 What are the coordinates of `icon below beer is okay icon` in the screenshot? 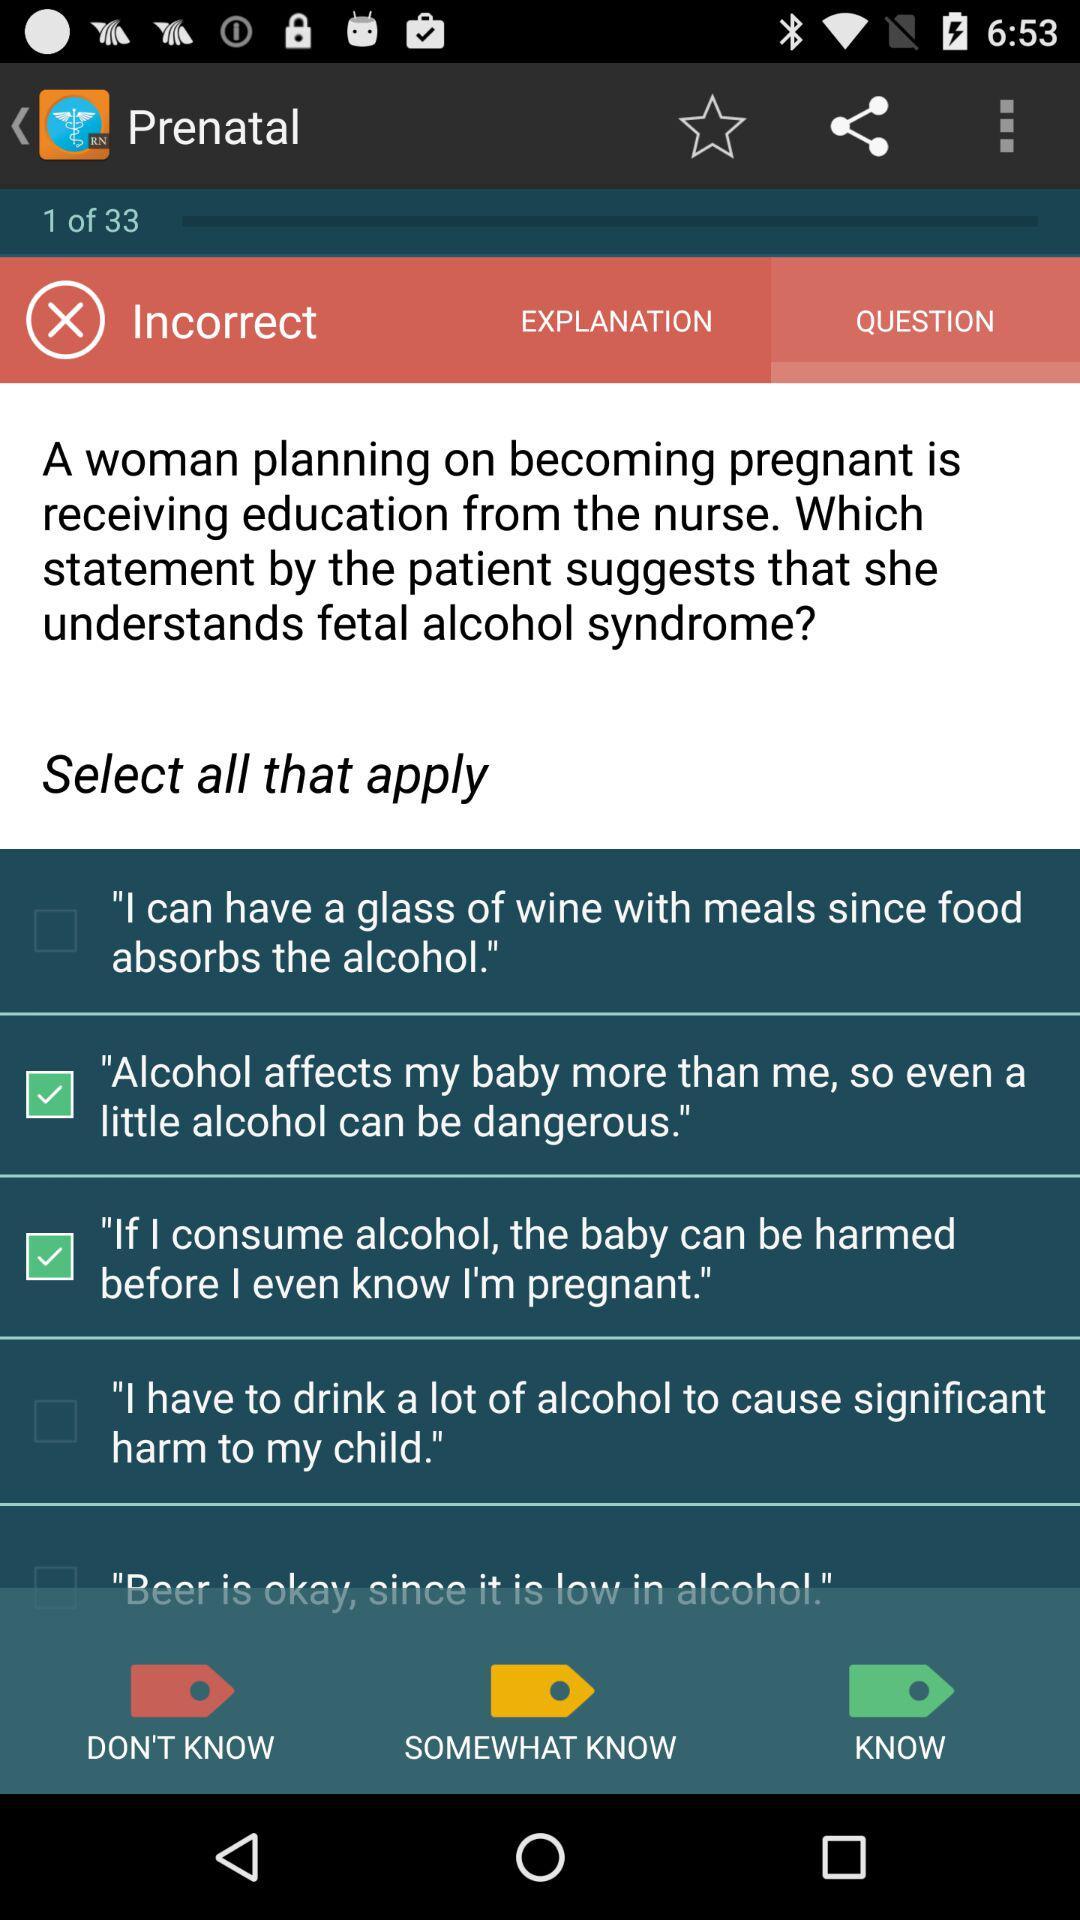 It's located at (898, 1689).